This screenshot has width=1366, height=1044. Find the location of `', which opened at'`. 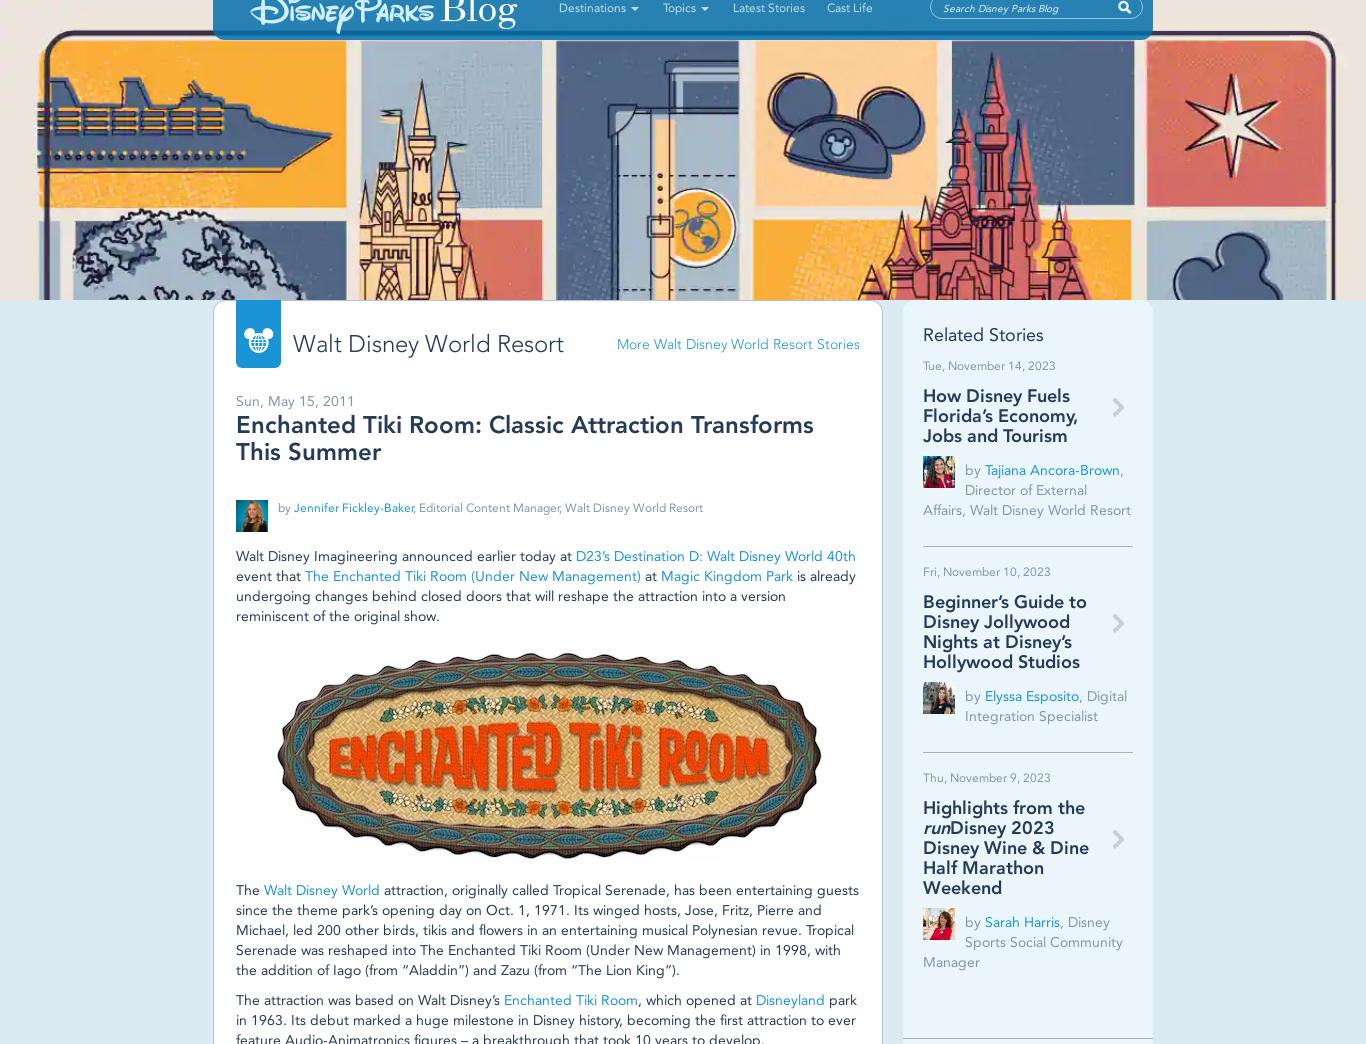

', which opened at' is located at coordinates (696, 1000).